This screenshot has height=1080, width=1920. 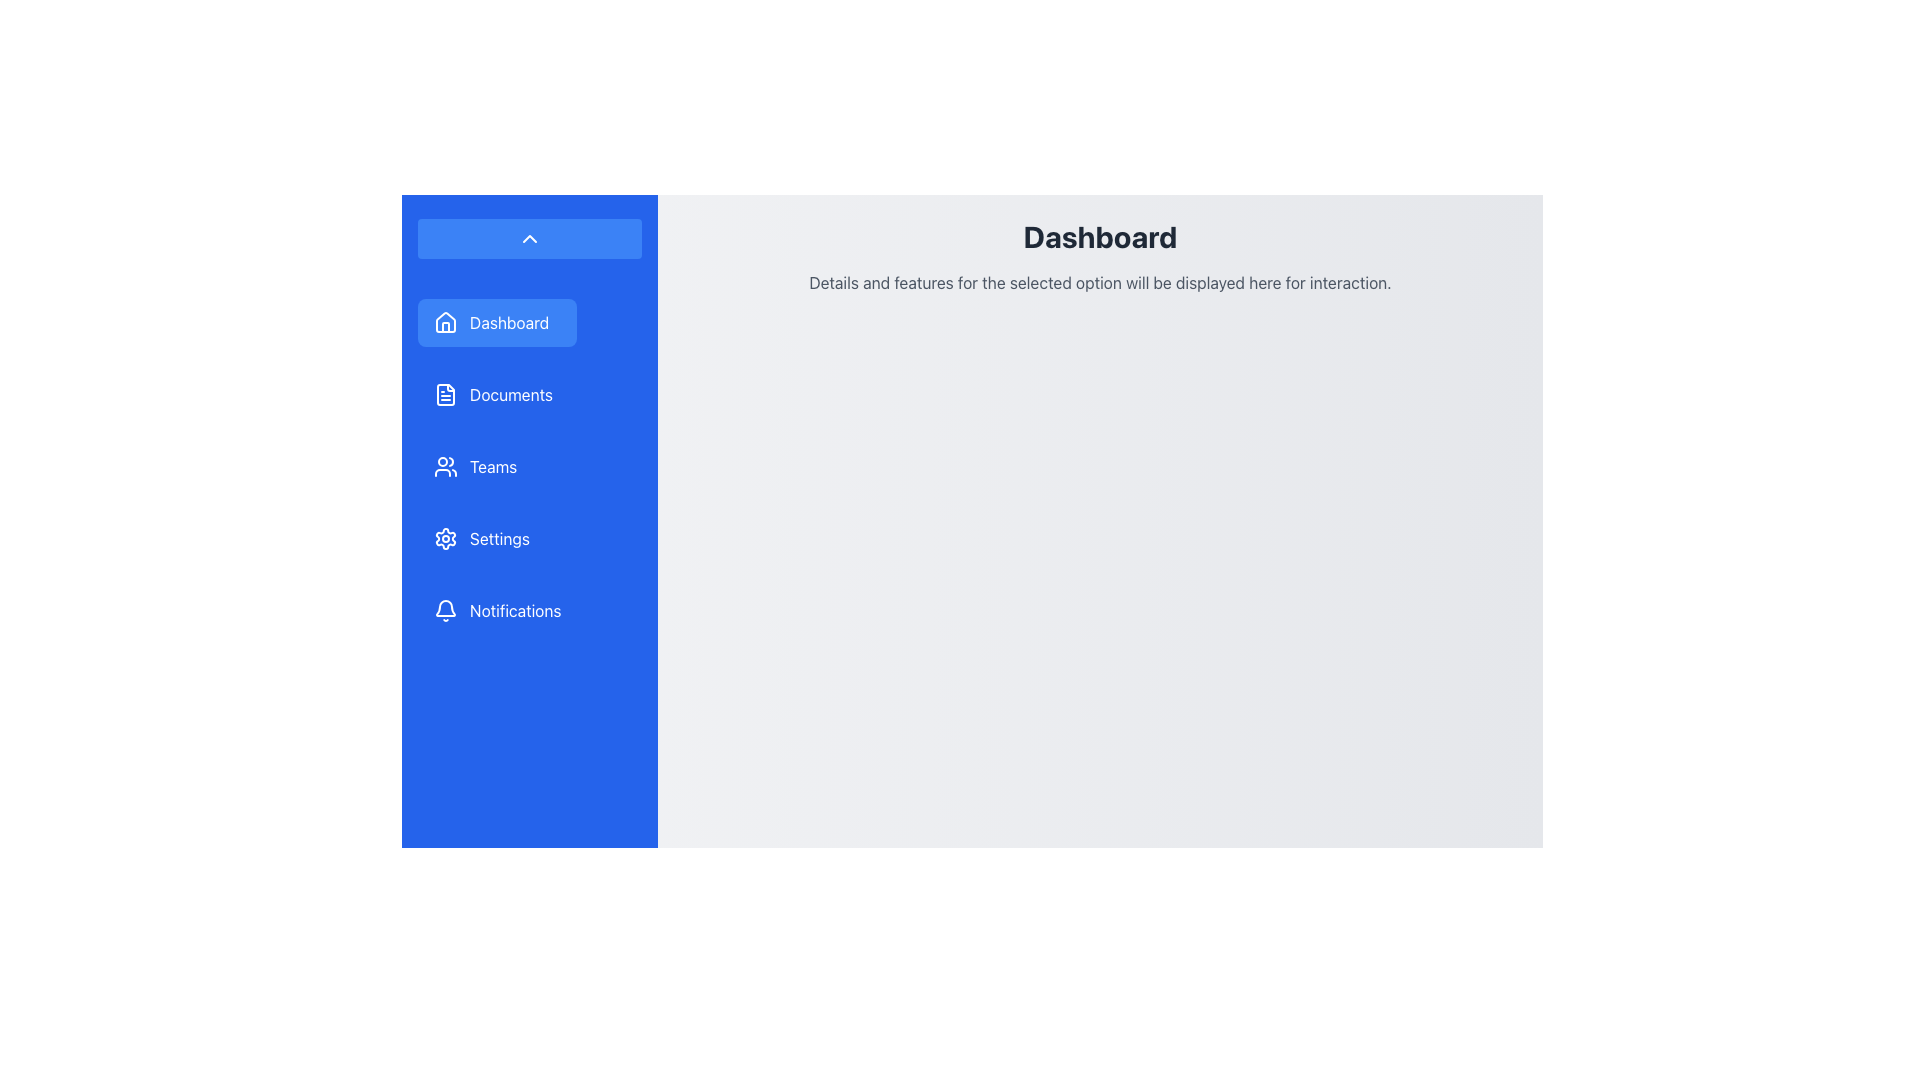 What do you see at coordinates (497, 538) in the screenshot?
I see `the fourth menu item button in the vertical sidebar` at bounding box center [497, 538].